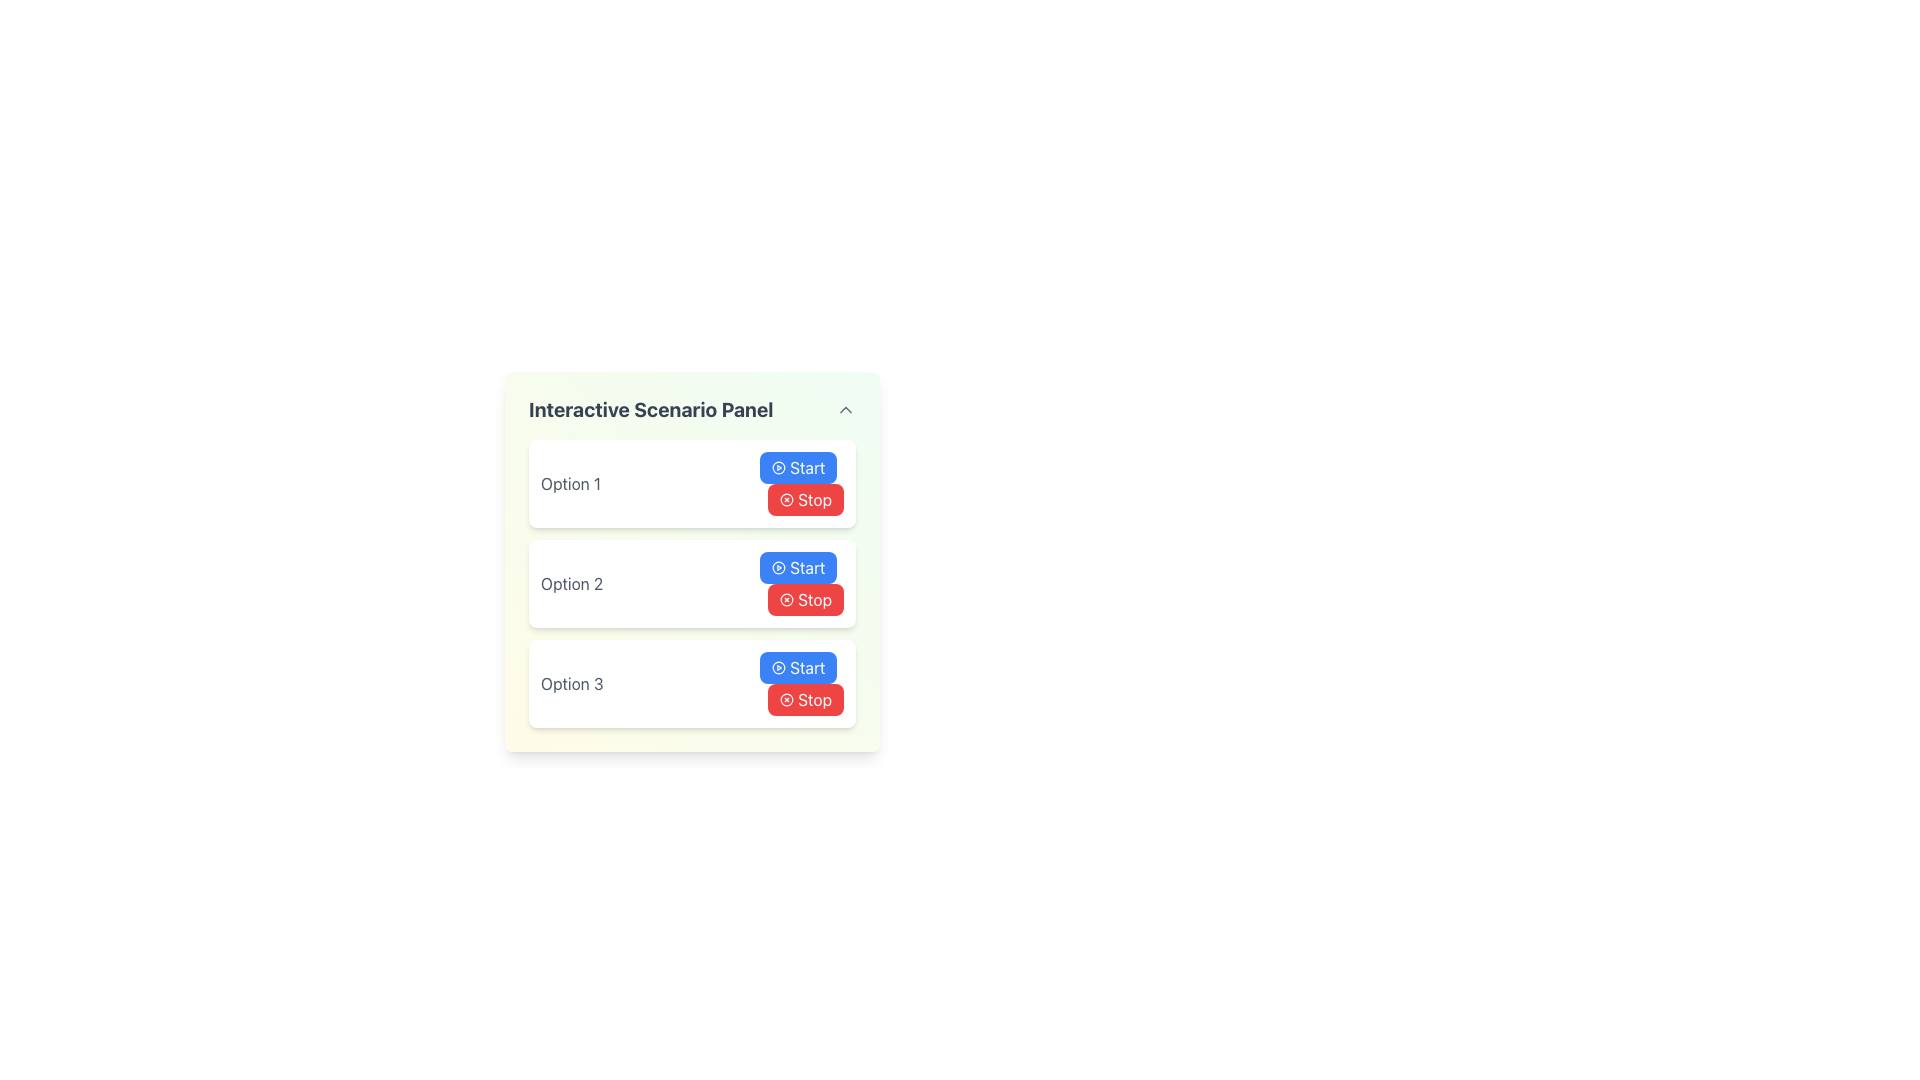 The image size is (1920, 1080). What do you see at coordinates (778, 667) in the screenshot?
I see `the 'Start' button icon located at the top-left of the button, which visually aligns with the triangle pointing towards the text 'Start'` at bounding box center [778, 667].